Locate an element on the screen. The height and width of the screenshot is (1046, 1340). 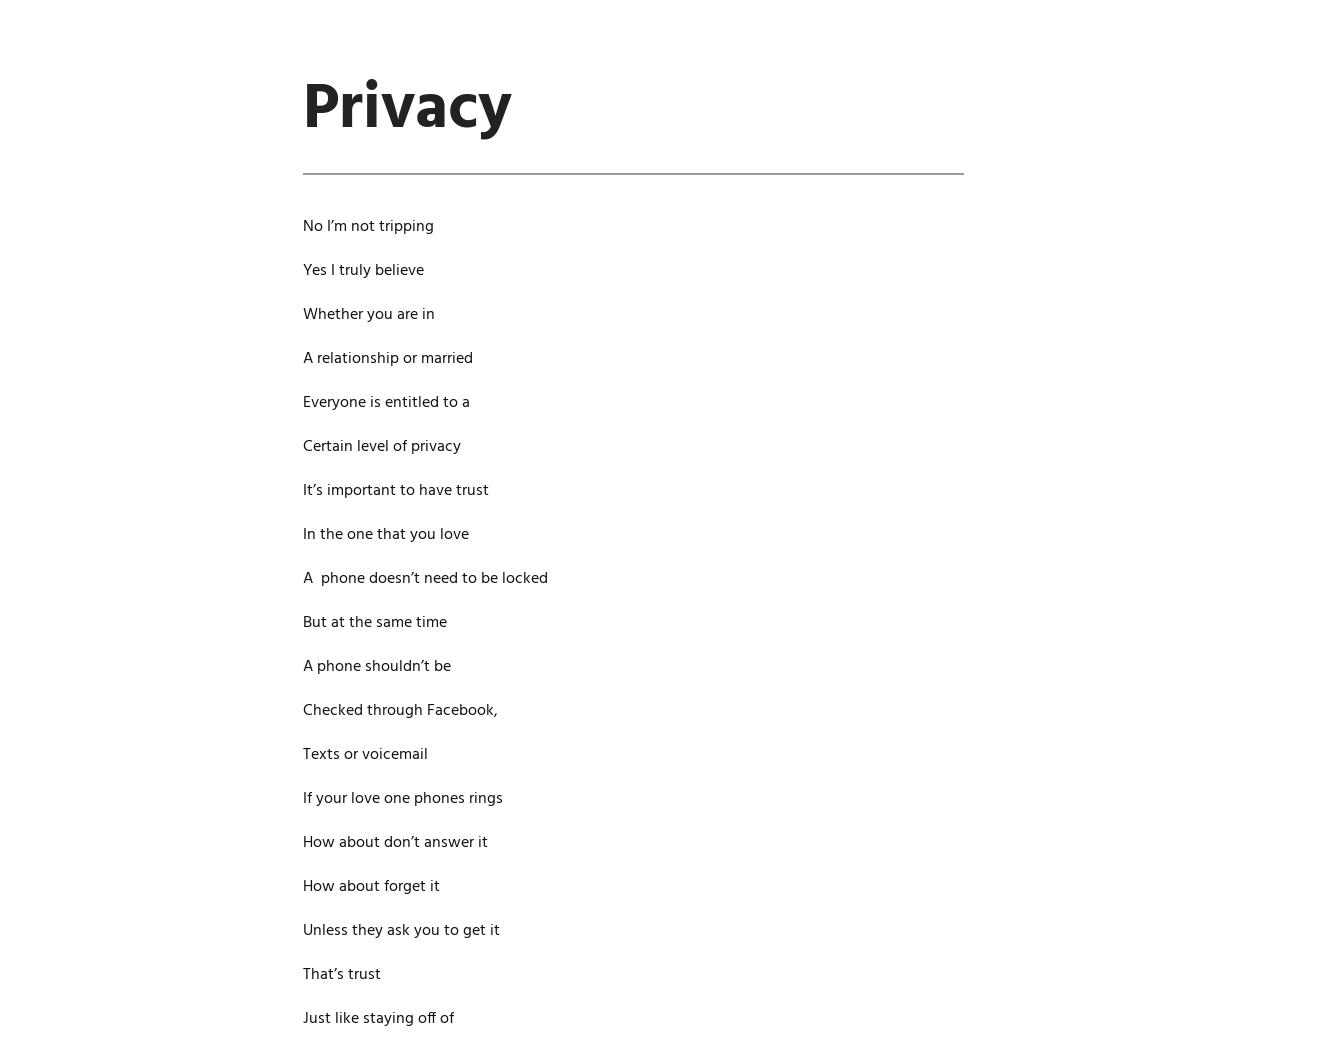
'A phone shouldn’t be' is located at coordinates (376, 666).